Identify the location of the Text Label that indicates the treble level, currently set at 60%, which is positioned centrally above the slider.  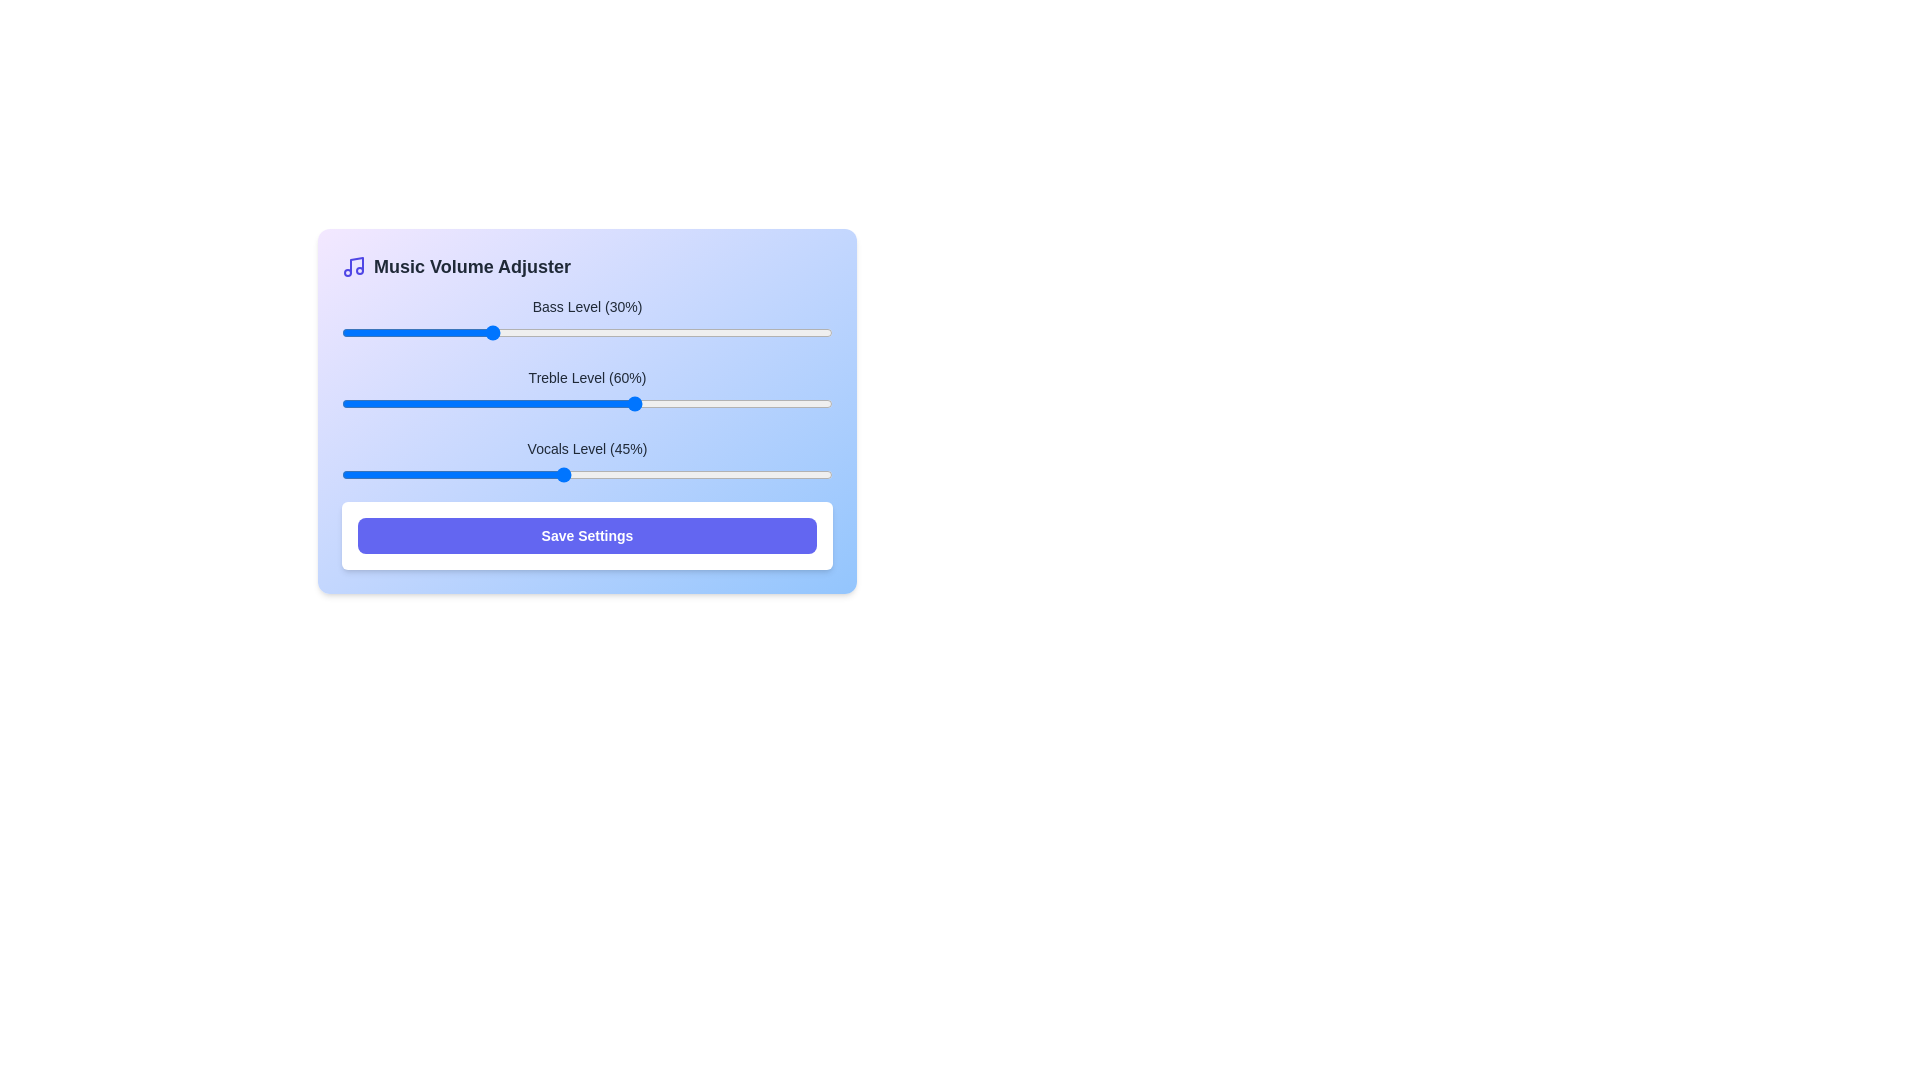
(586, 378).